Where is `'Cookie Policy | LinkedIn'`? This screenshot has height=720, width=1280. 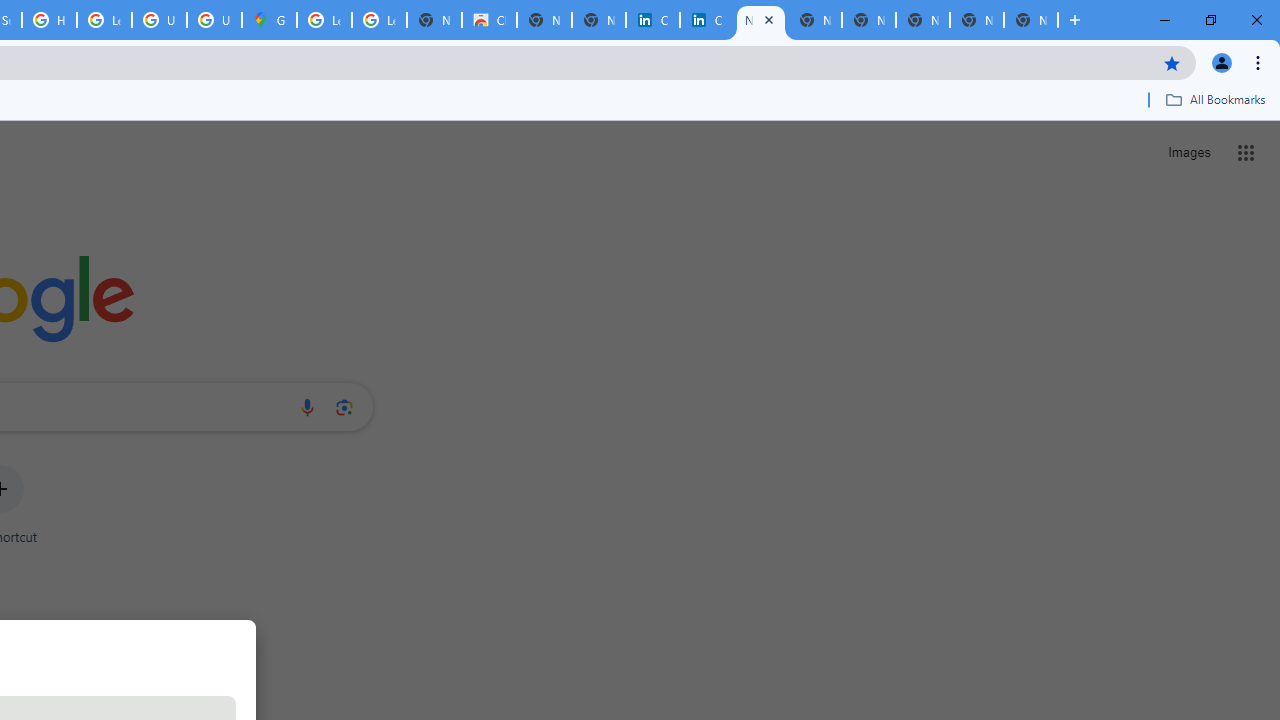
'Cookie Policy | LinkedIn' is located at coordinates (706, 20).